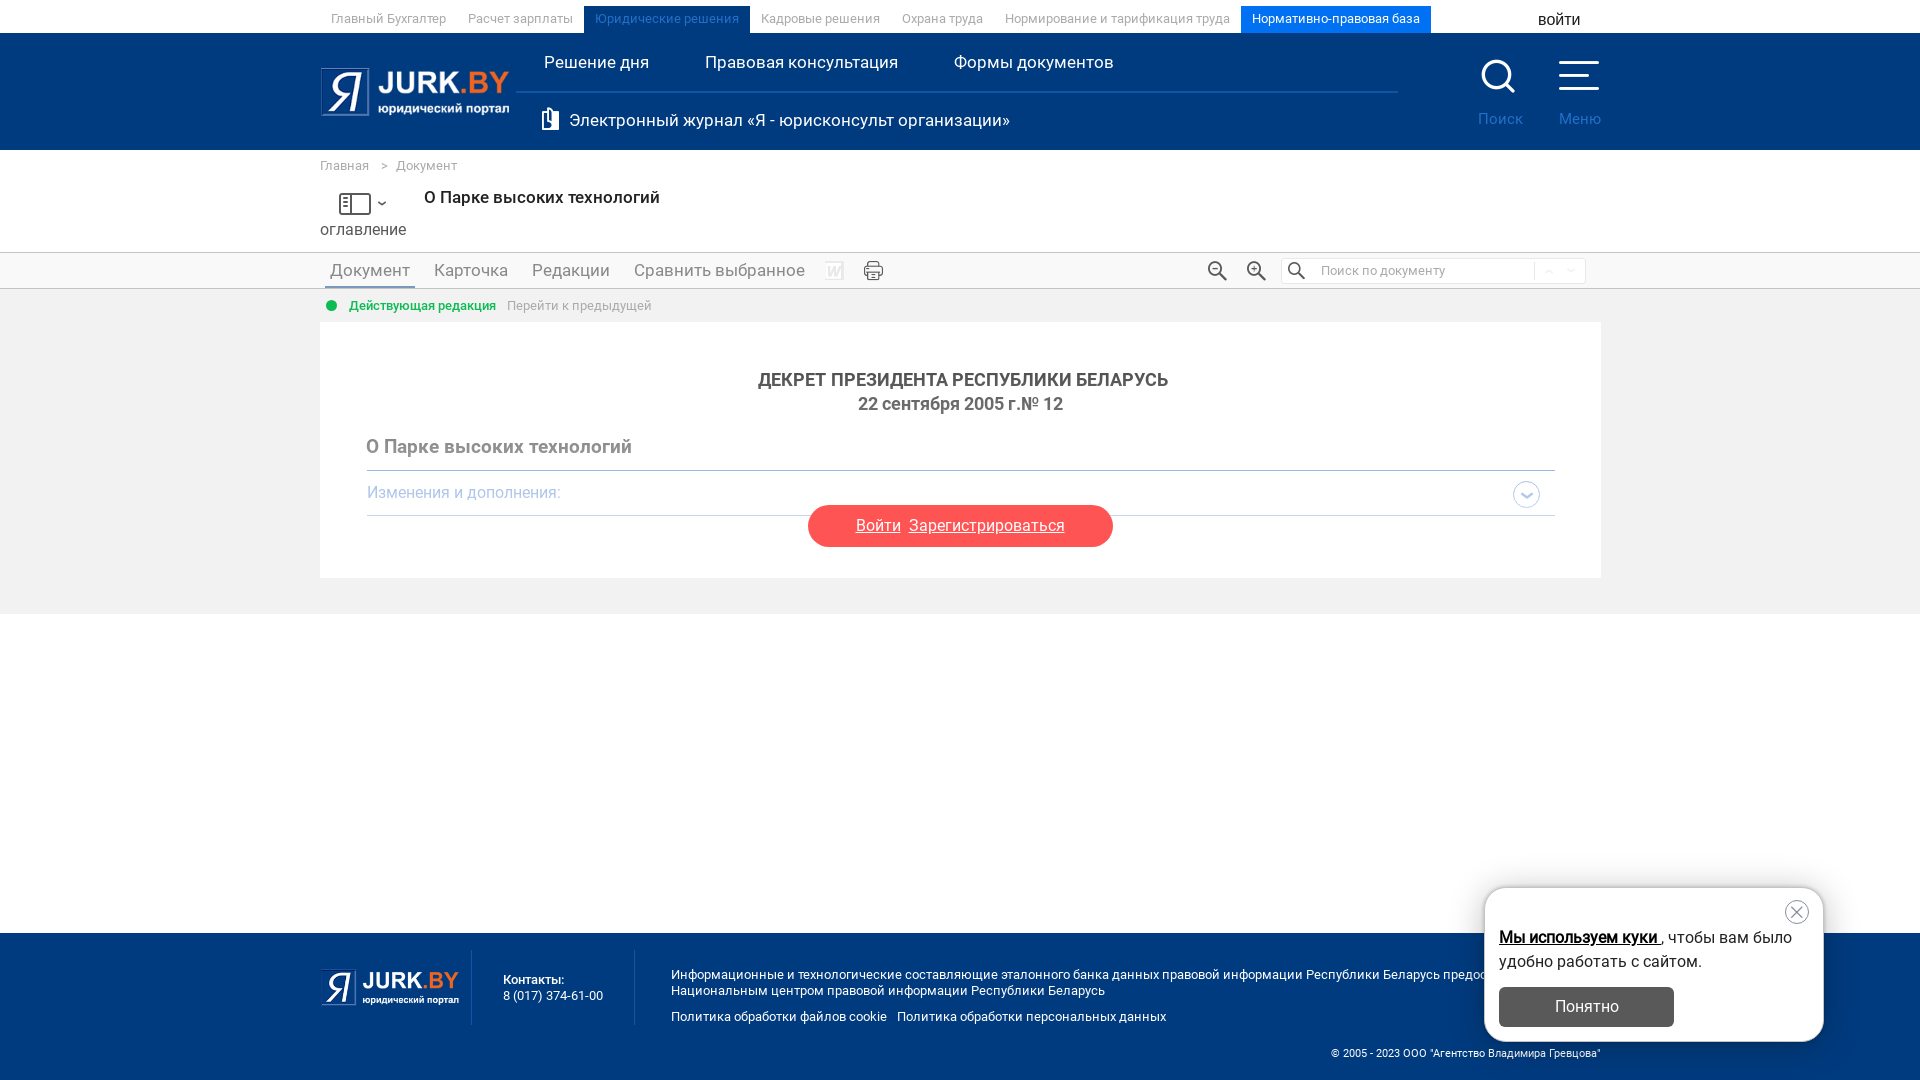 Image resolution: width=1920 pixels, height=1080 pixels. What do you see at coordinates (552, 995) in the screenshot?
I see `'8 (017) 374-61-00'` at bounding box center [552, 995].